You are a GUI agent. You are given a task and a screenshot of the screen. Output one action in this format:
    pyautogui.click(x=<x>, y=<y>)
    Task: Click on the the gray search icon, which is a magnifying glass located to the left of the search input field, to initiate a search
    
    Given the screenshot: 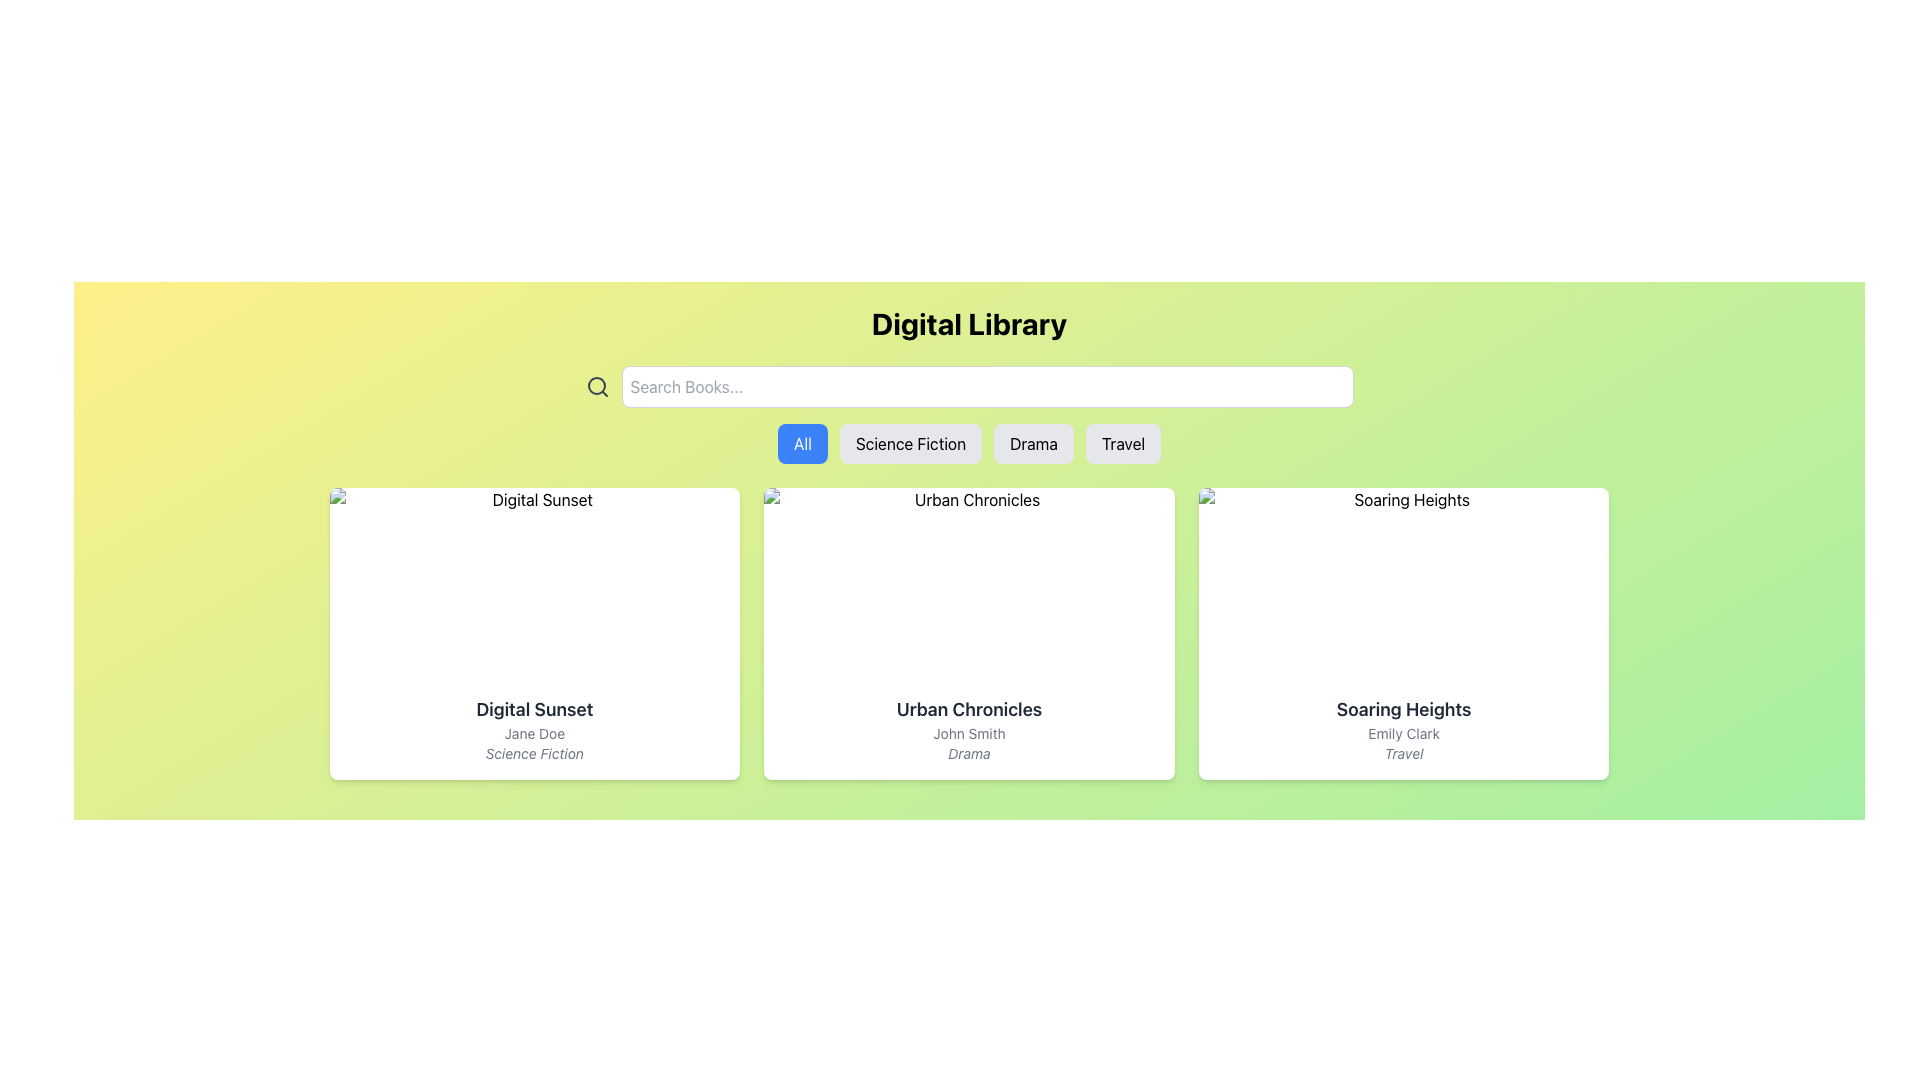 What is the action you would take?
    pyautogui.click(x=596, y=386)
    